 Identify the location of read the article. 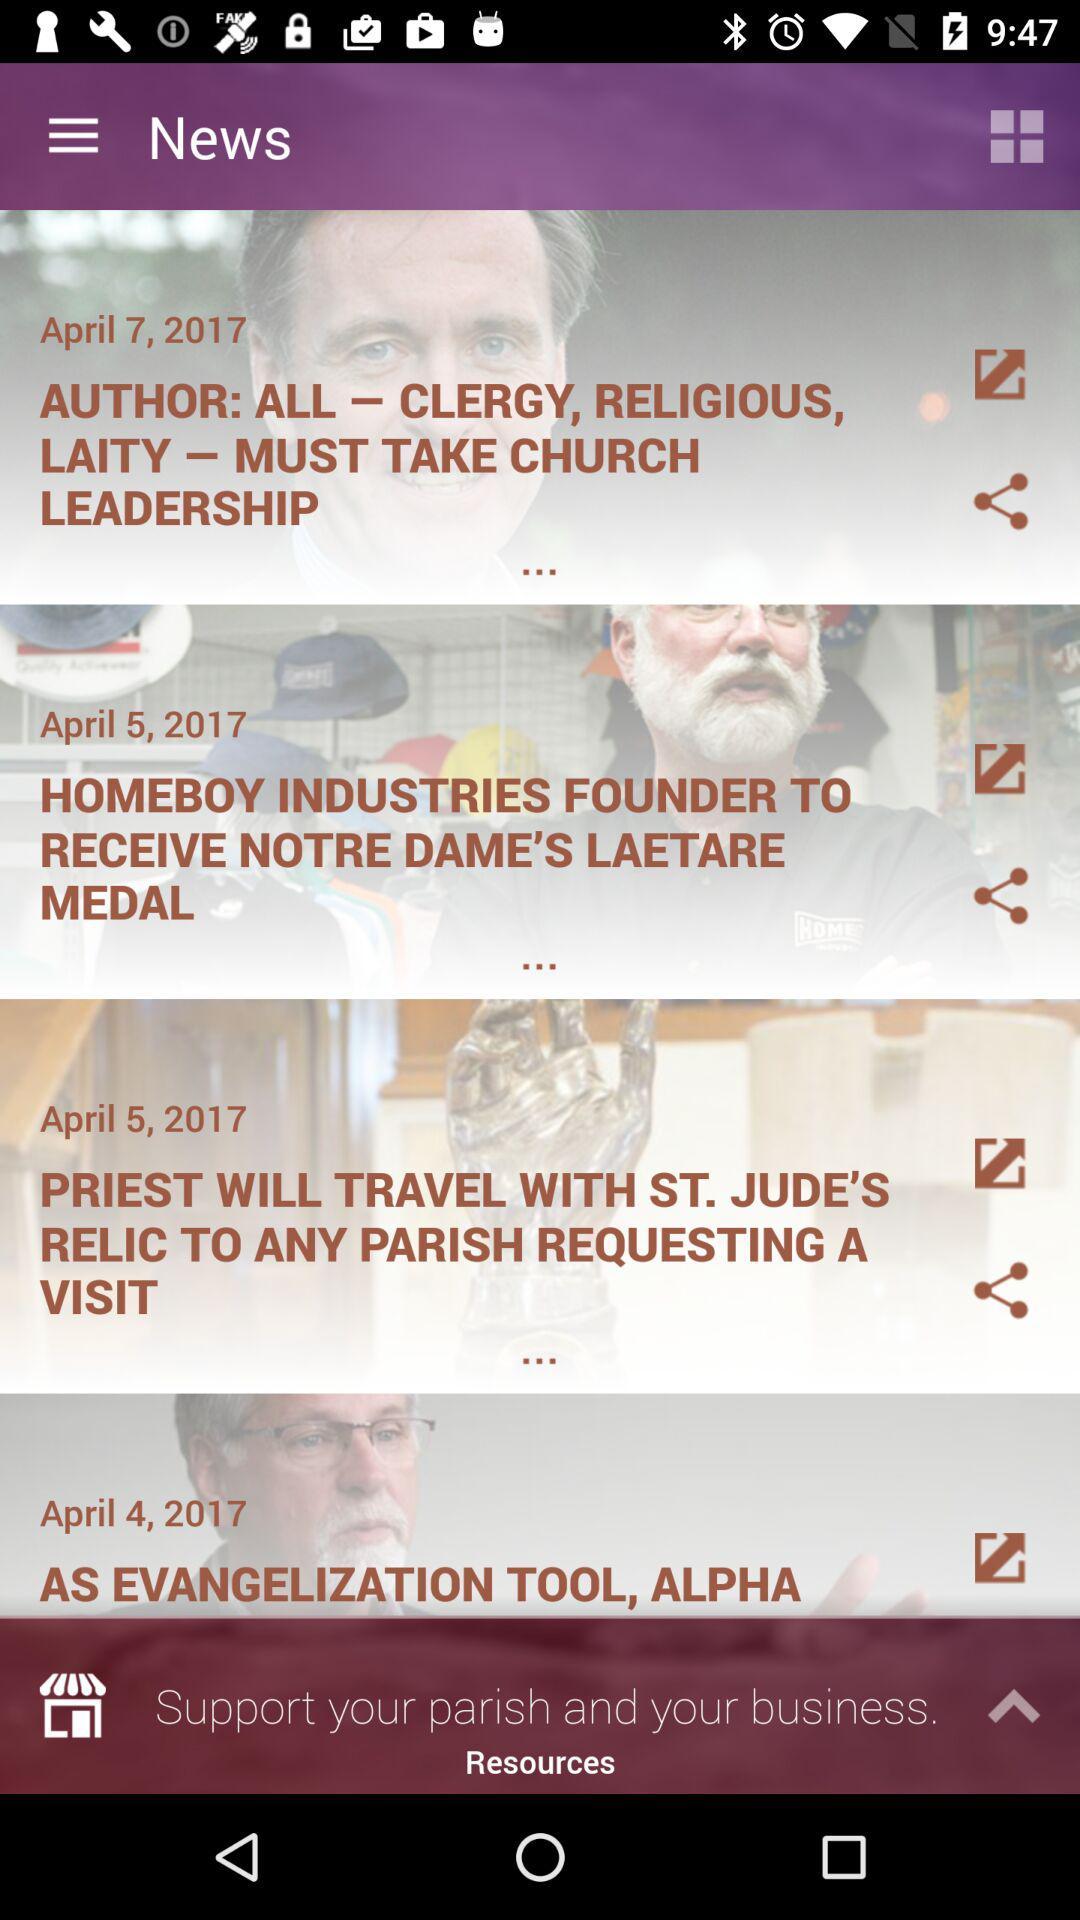
(976, 1140).